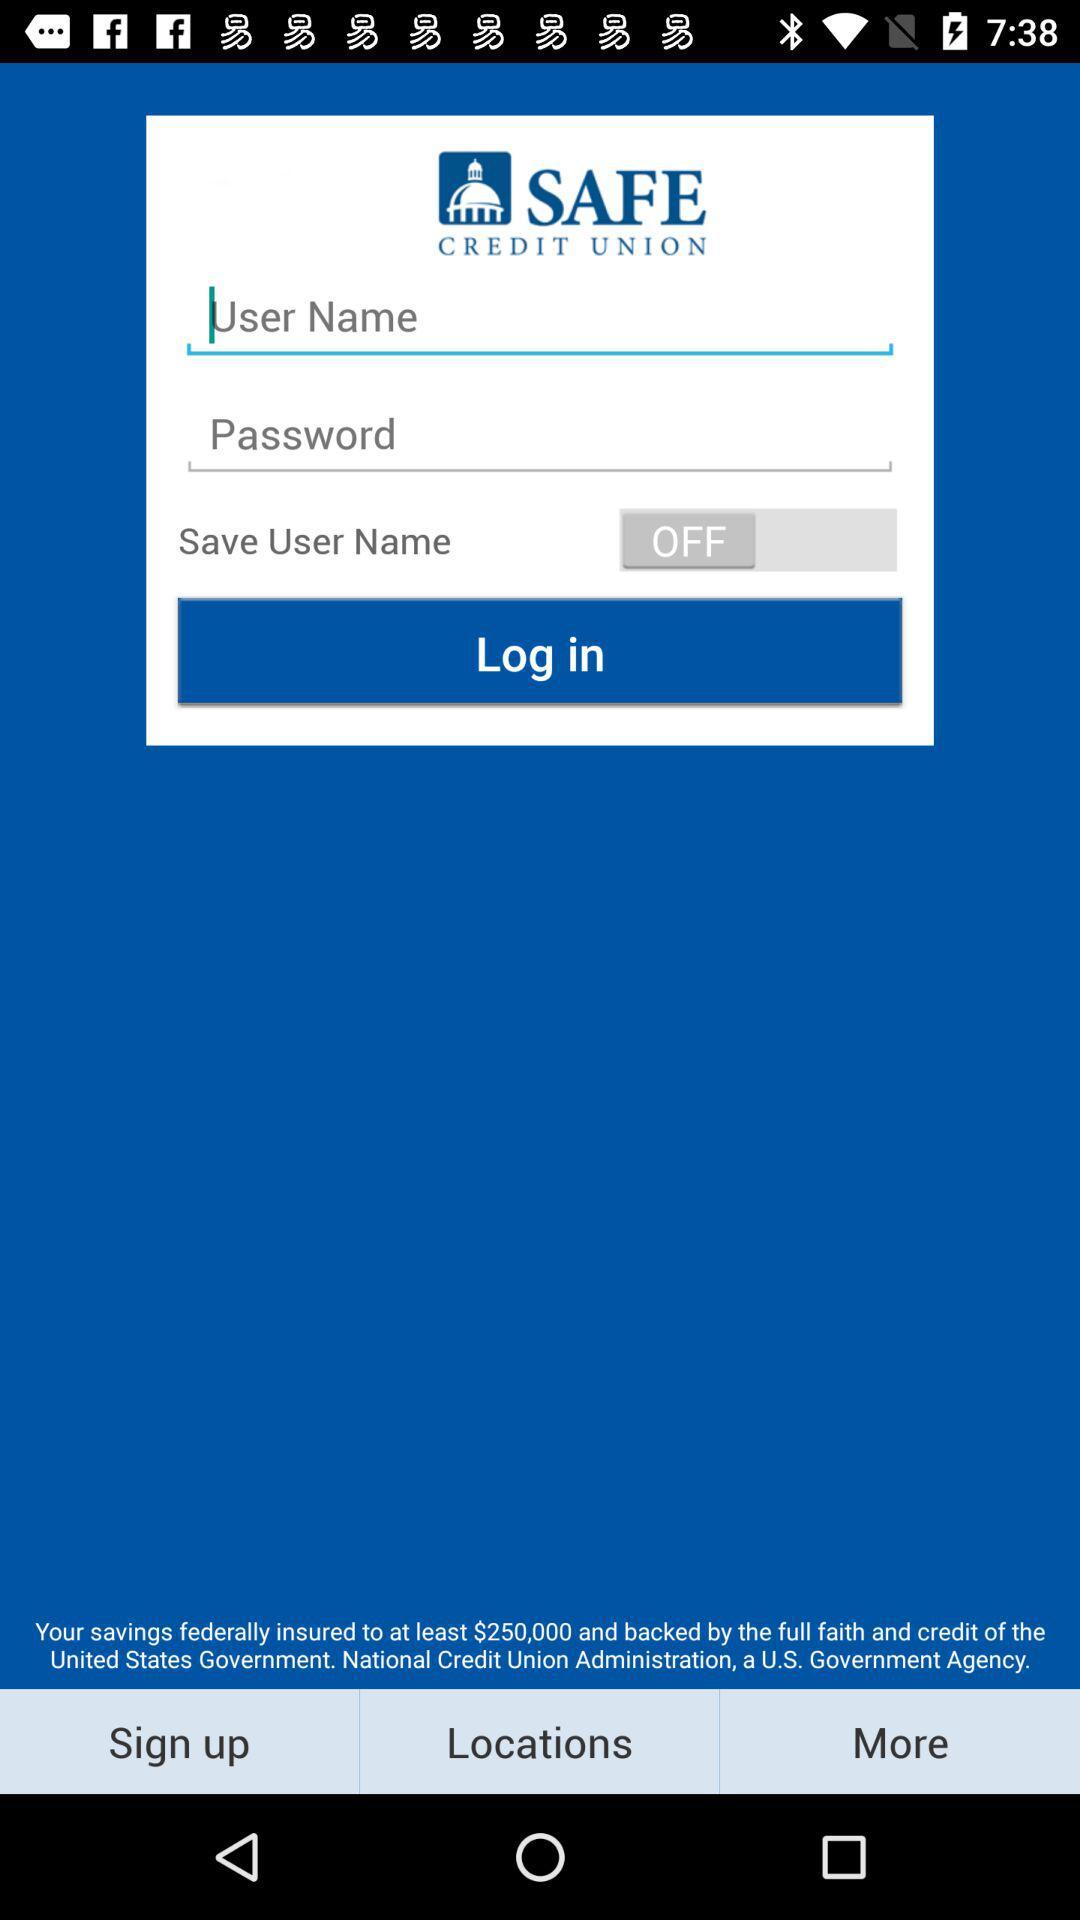 The width and height of the screenshot is (1080, 1920). What do you see at coordinates (898, 1740) in the screenshot?
I see `the icon next to locations item` at bounding box center [898, 1740].